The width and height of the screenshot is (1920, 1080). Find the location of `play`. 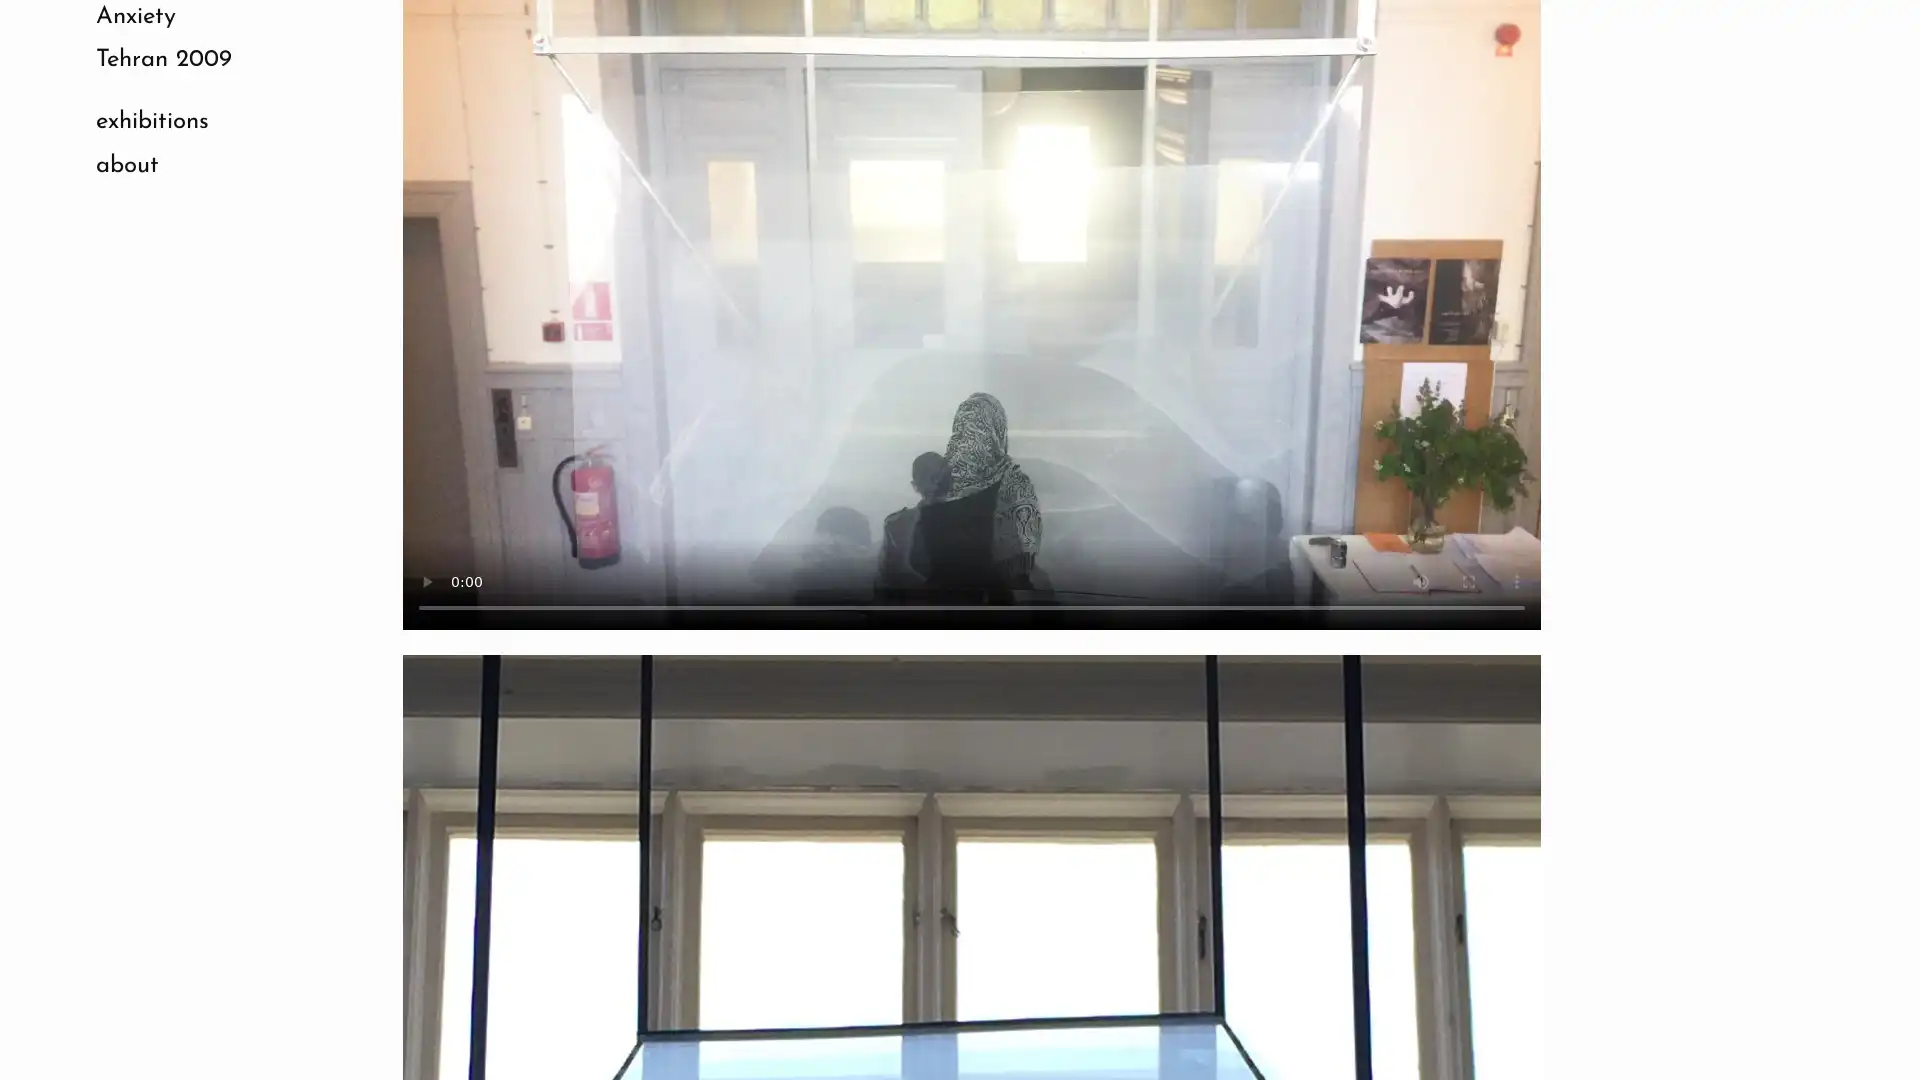

play is located at coordinates (426, 582).